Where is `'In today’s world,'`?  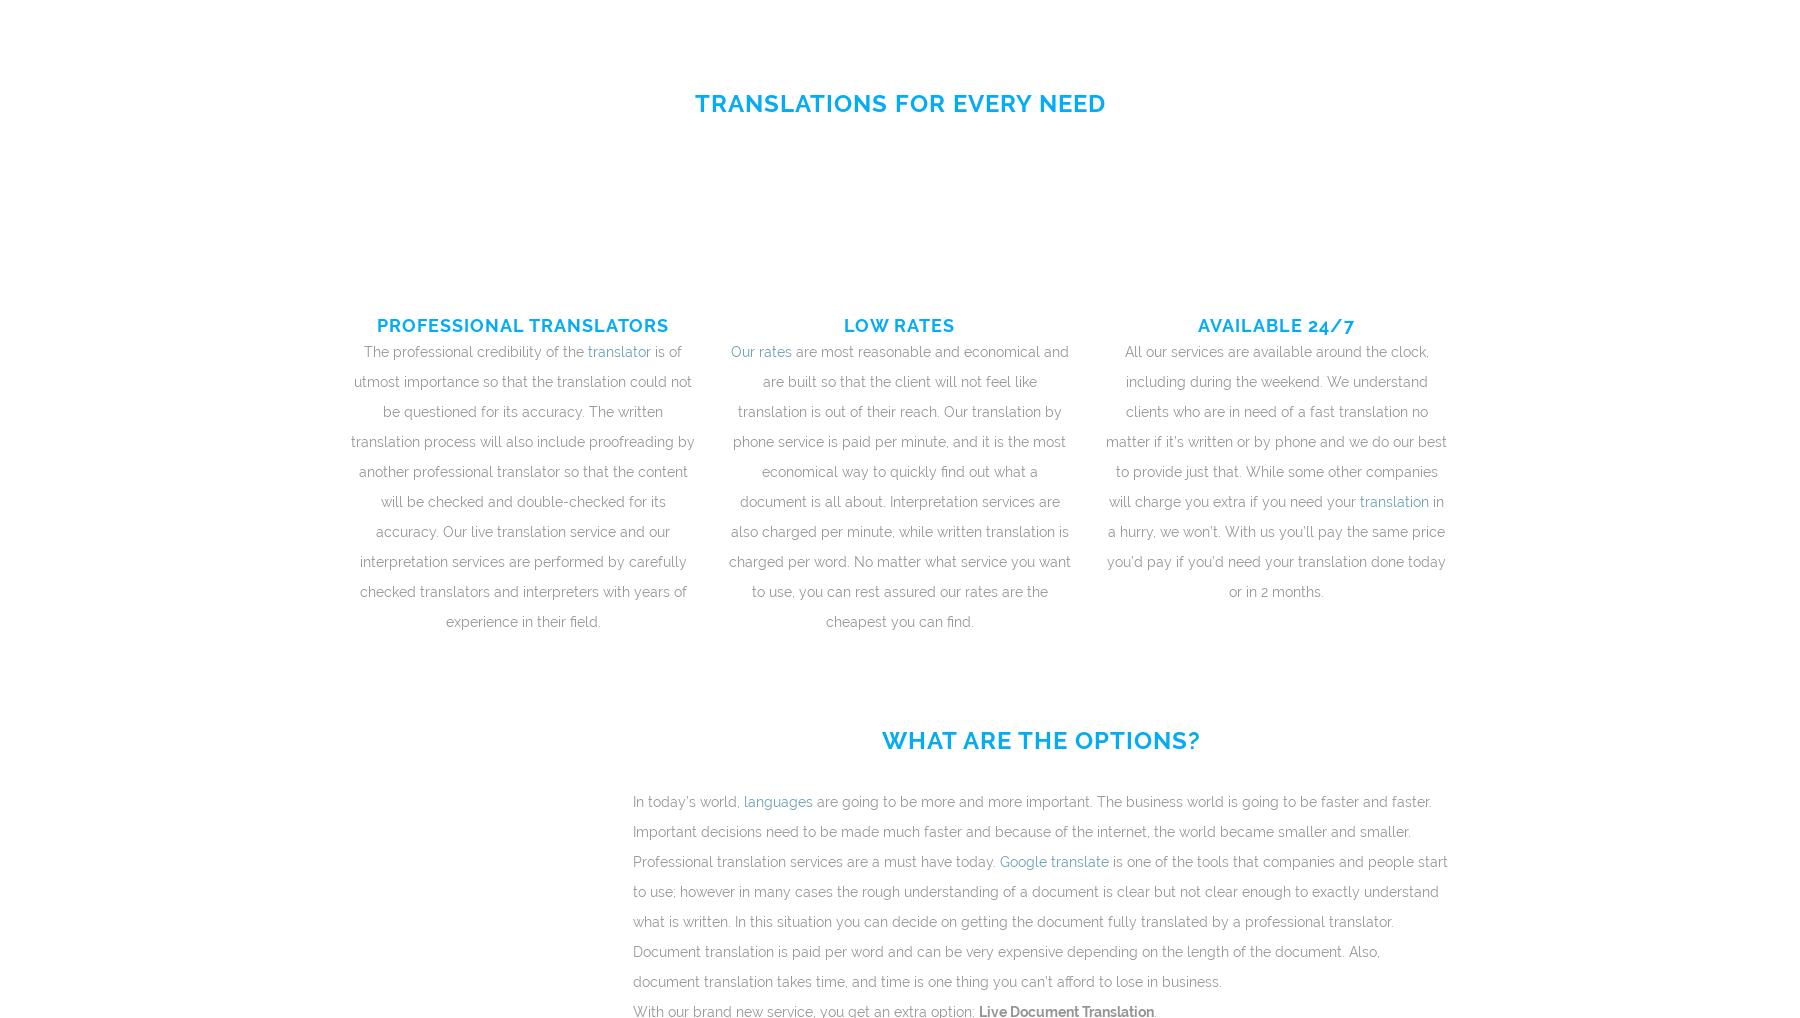
'In today’s world,' is located at coordinates (684, 801).